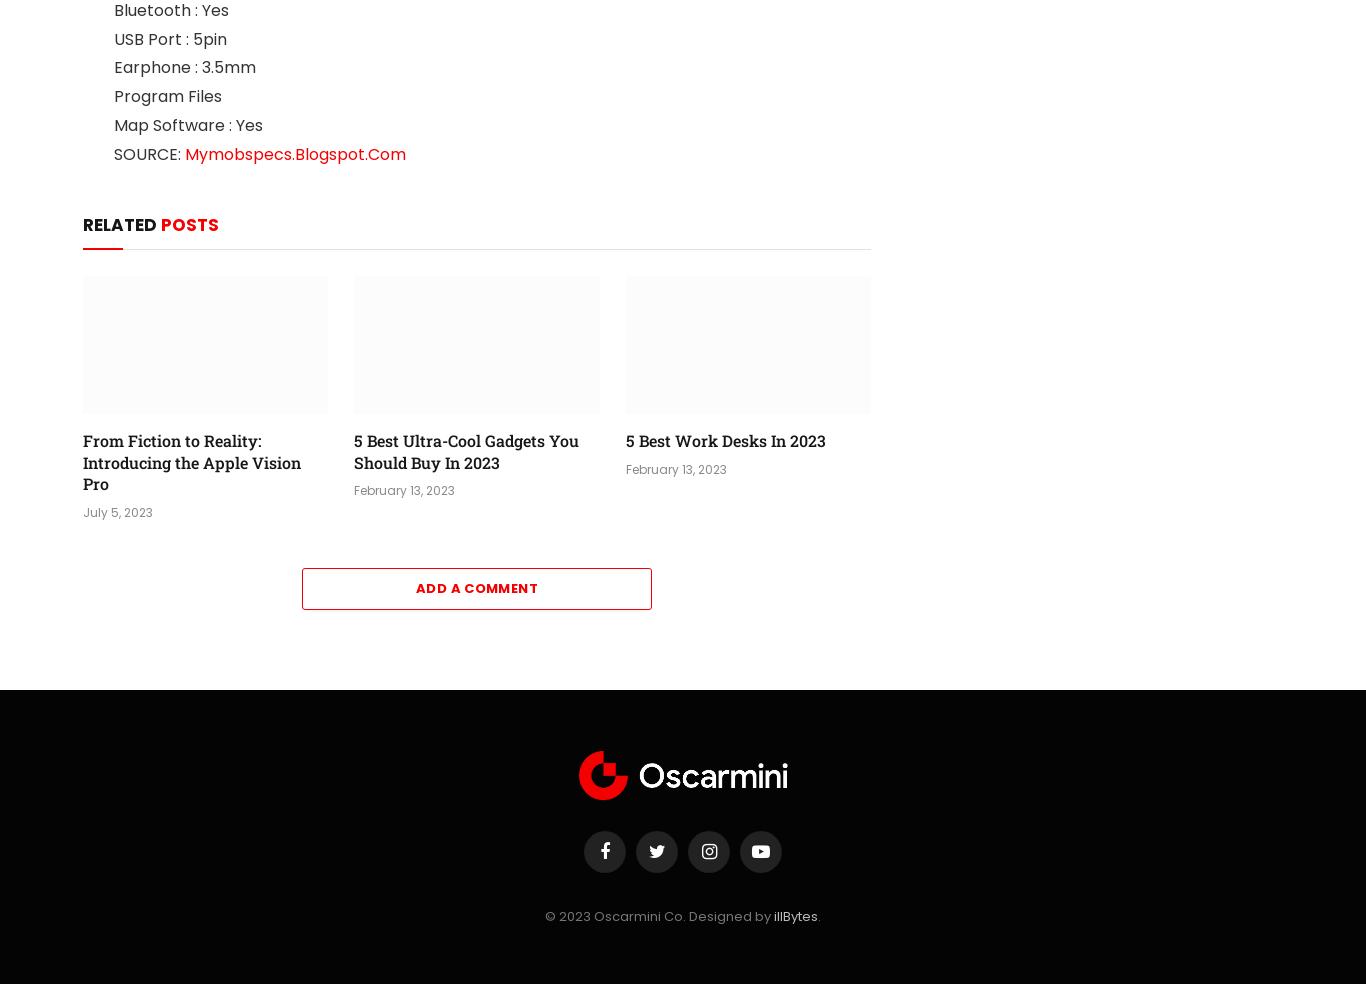 Image resolution: width=1366 pixels, height=984 pixels. I want to click on '5 Best Work Desks In 2023', so click(623, 439).